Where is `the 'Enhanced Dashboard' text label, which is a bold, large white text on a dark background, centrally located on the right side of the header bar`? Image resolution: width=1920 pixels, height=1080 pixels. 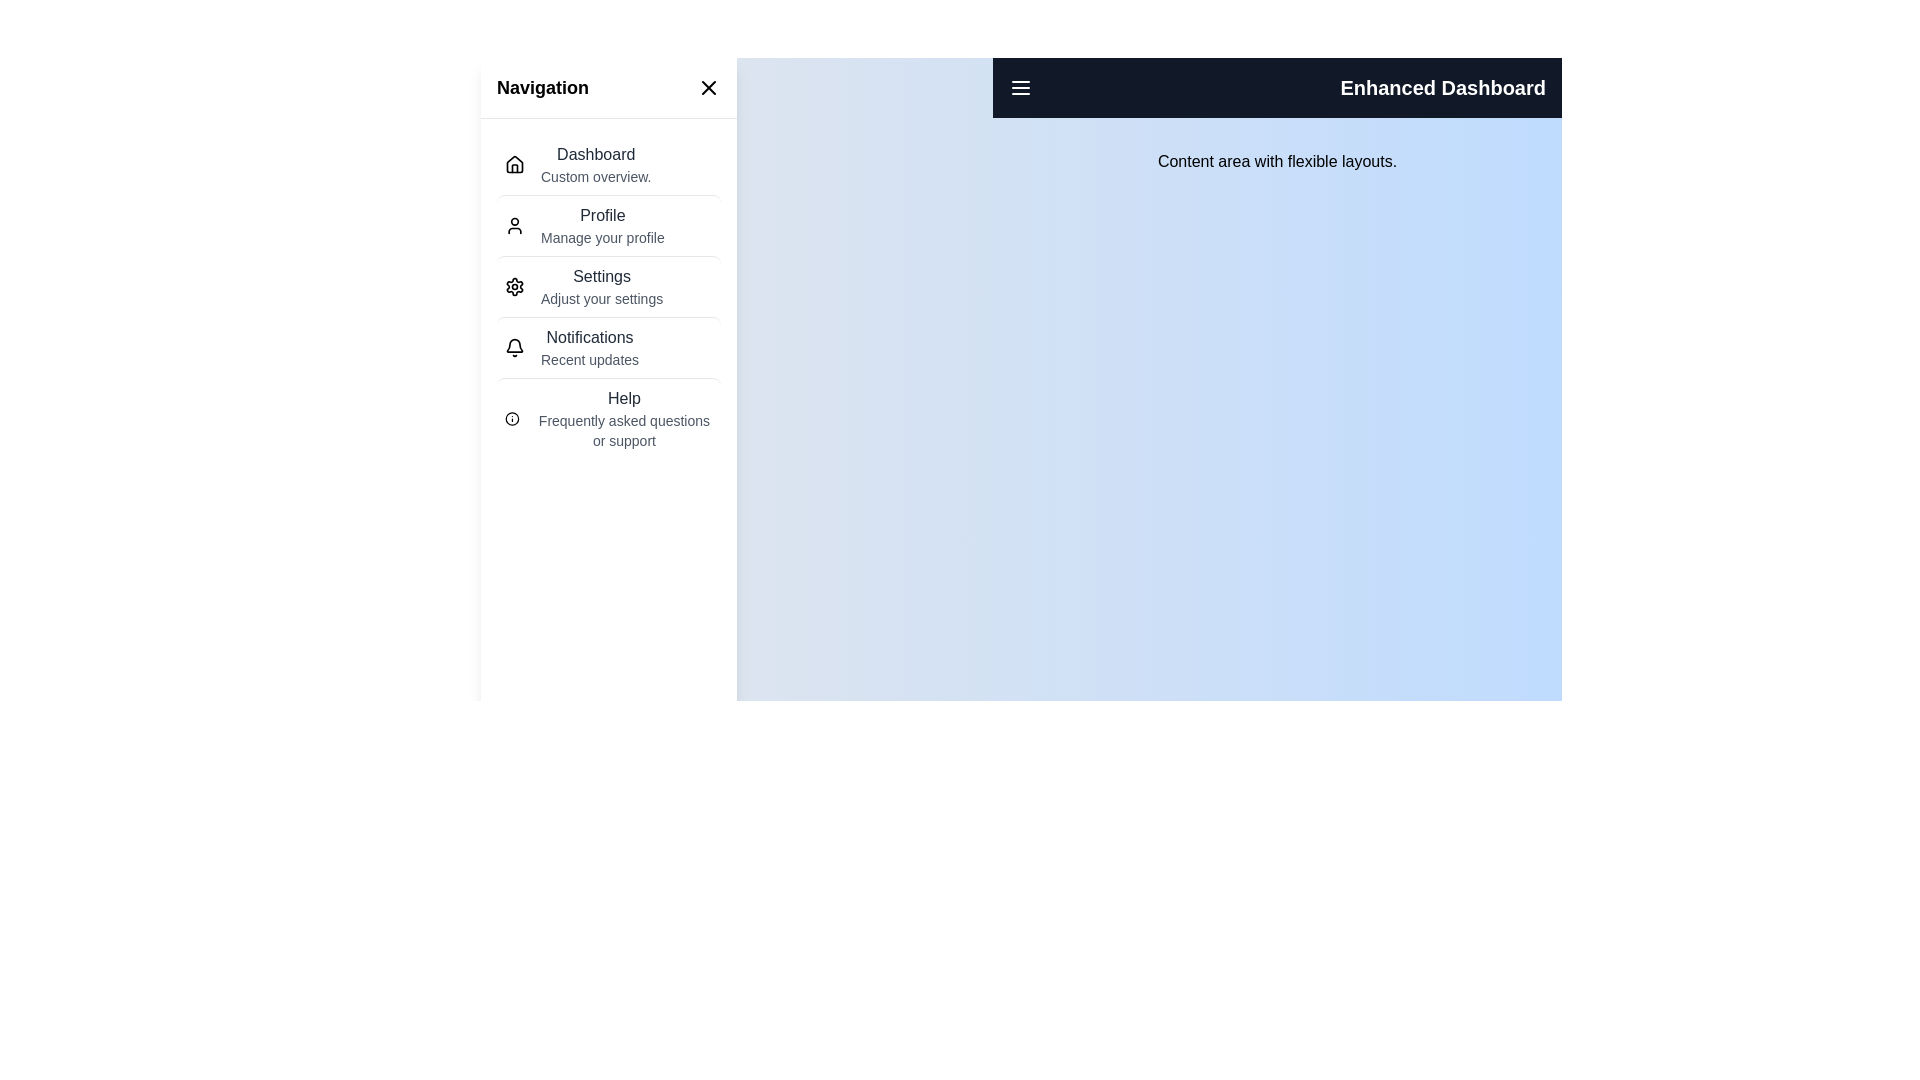
the 'Enhanced Dashboard' text label, which is a bold, large white text on a dark background, centrally located on the right side of the header bar is located at coordinates (1443, 87).